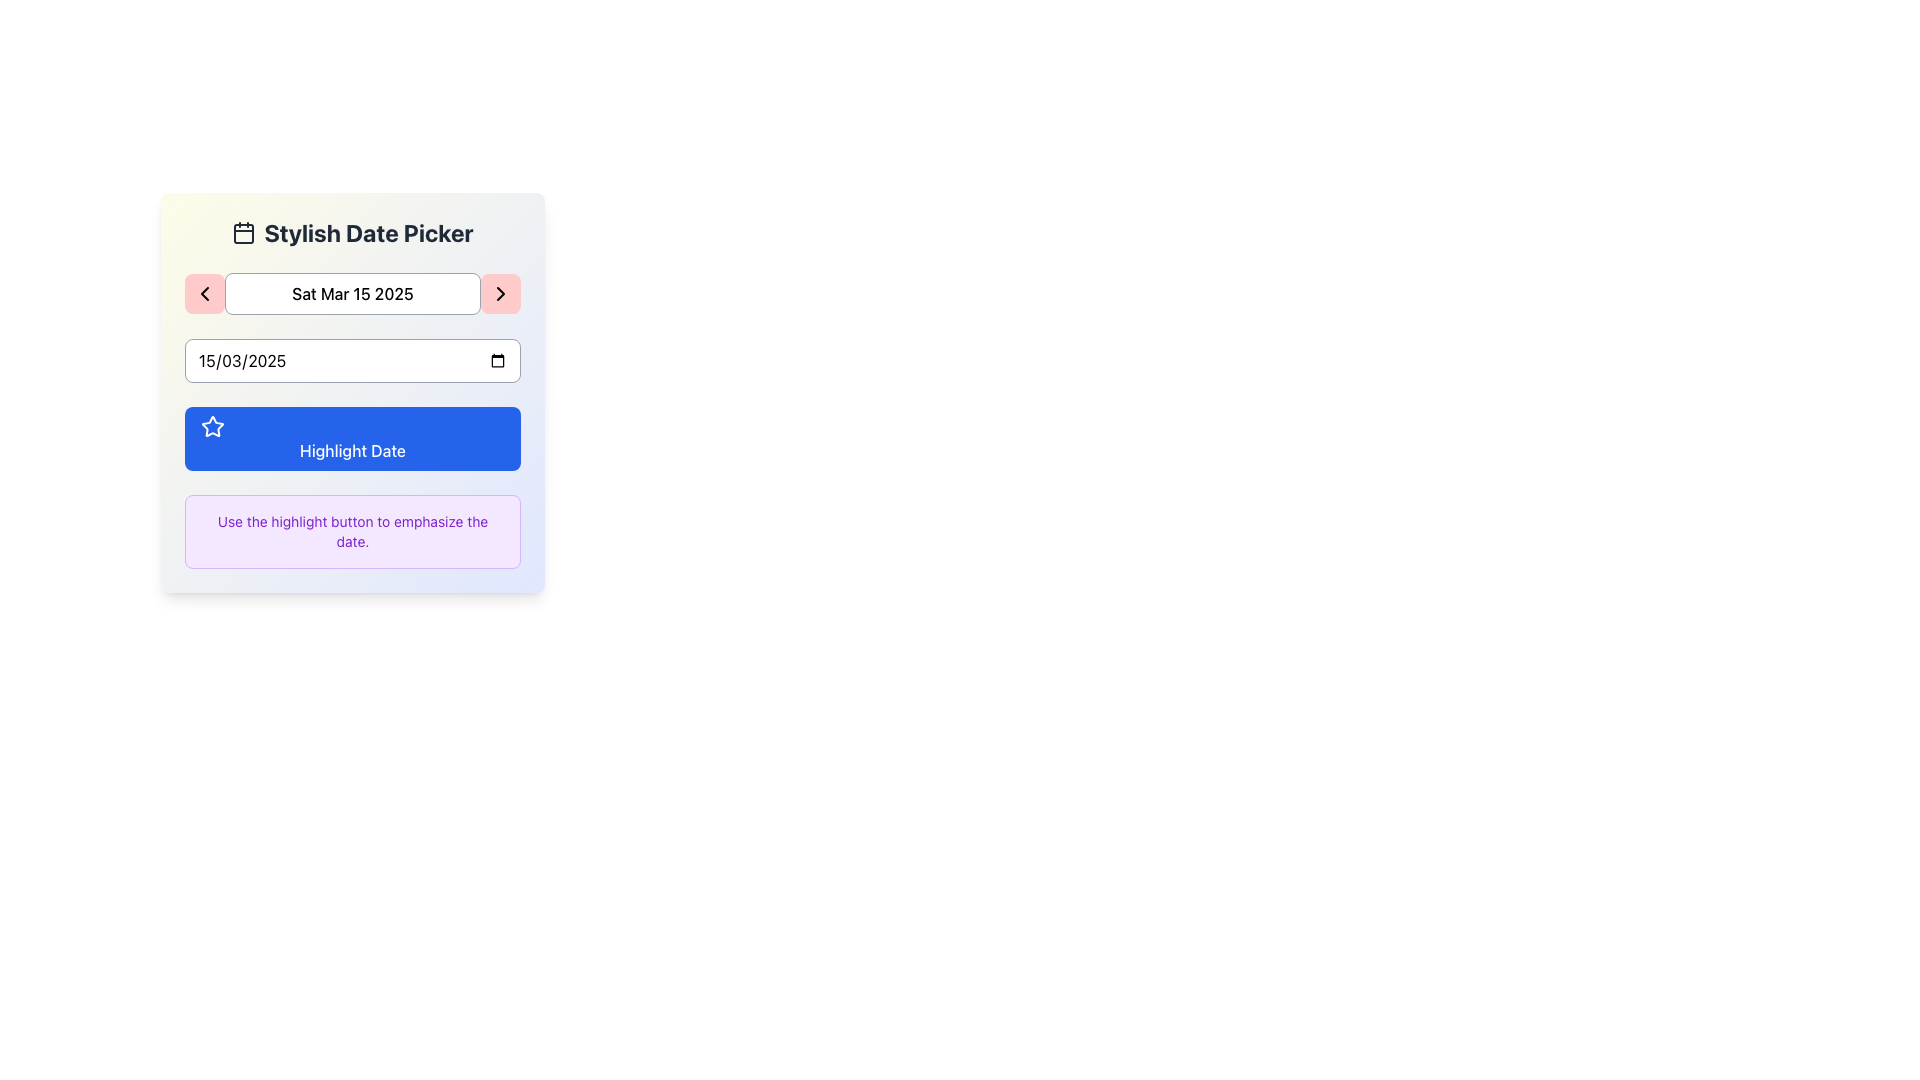 This screenshot has height=1080, width=1920. What do you see at coordinates (500, 293) in the screenshot?
I see `the small rounded rectangular button with a red background and a rightward-facing arrow icon` at bounding box center [500, 293].